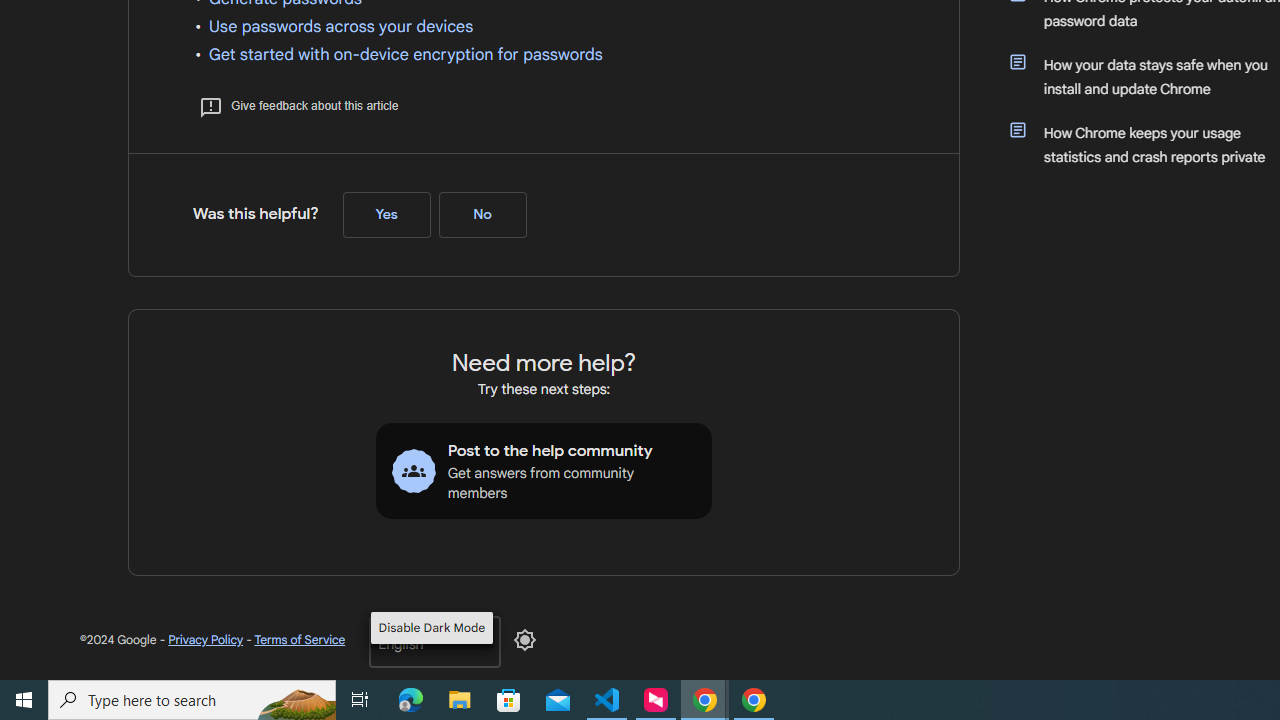  What do you see at coordinates (298, 639) in the screenshot?
I see `'Terms of Service'` at bounding box center [298, 639].